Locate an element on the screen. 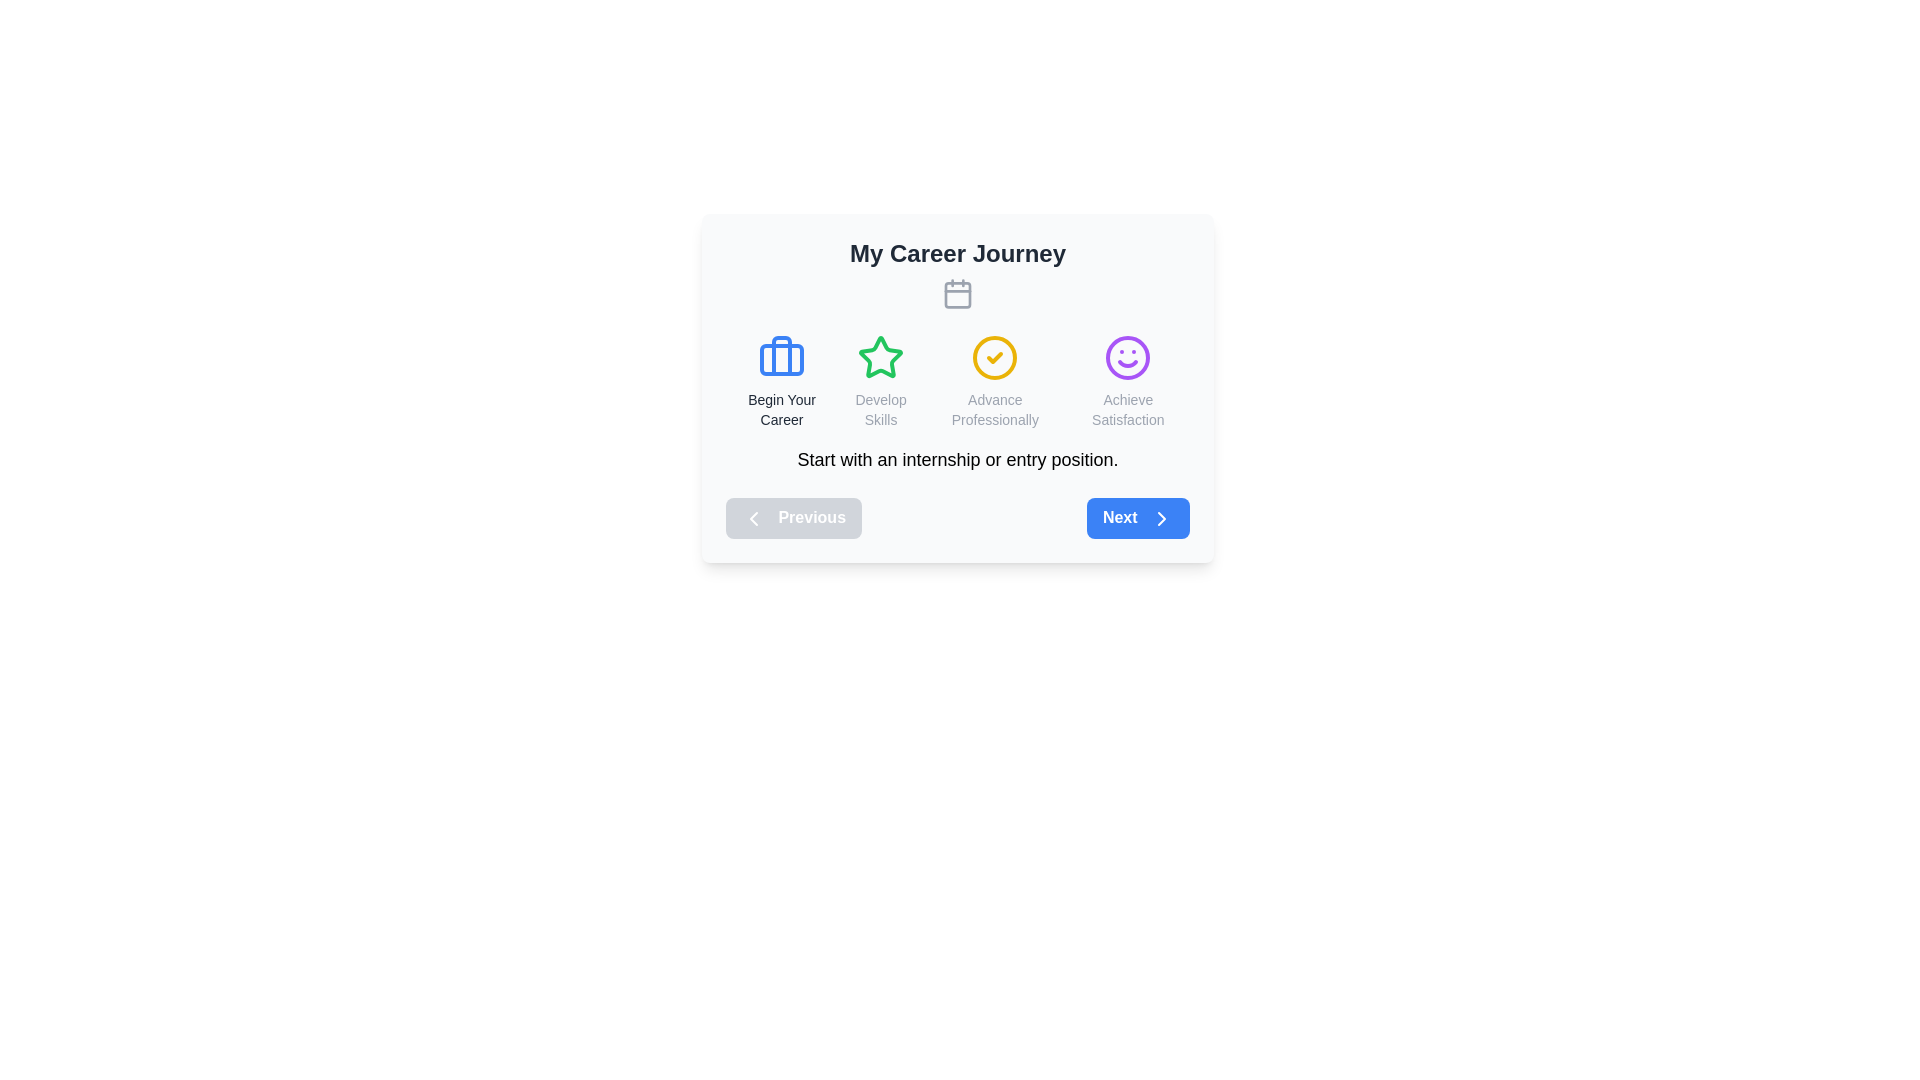 The height and width of the screenshot is (1080, 1920). the fourth icon under the 'My Career Journey' section, which represents achieving satisfaction and has the text 'Achieve Satisfaction' below it is located at coordinates (1128, 357).